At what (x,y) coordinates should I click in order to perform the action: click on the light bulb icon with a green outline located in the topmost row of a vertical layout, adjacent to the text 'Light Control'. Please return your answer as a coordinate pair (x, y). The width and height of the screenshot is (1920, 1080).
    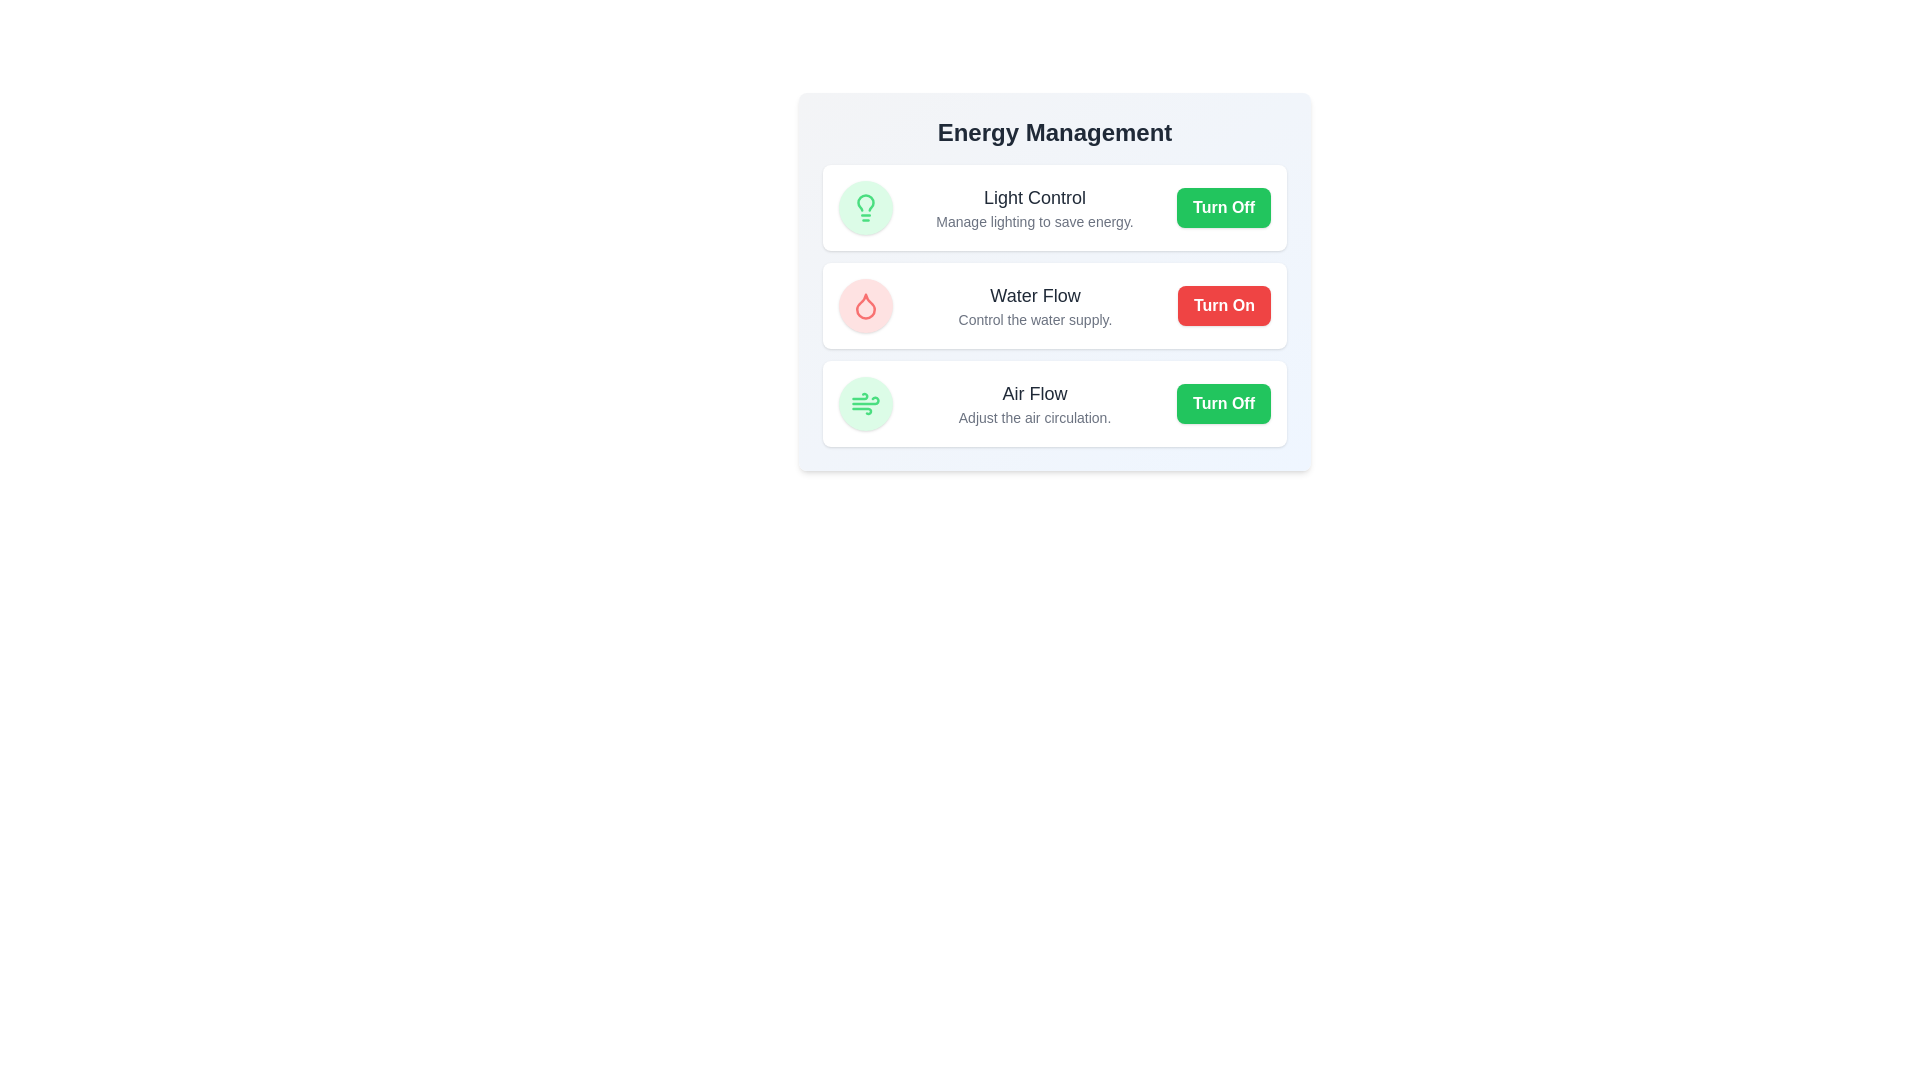
    Looking at the image, I should click on (865, 208).